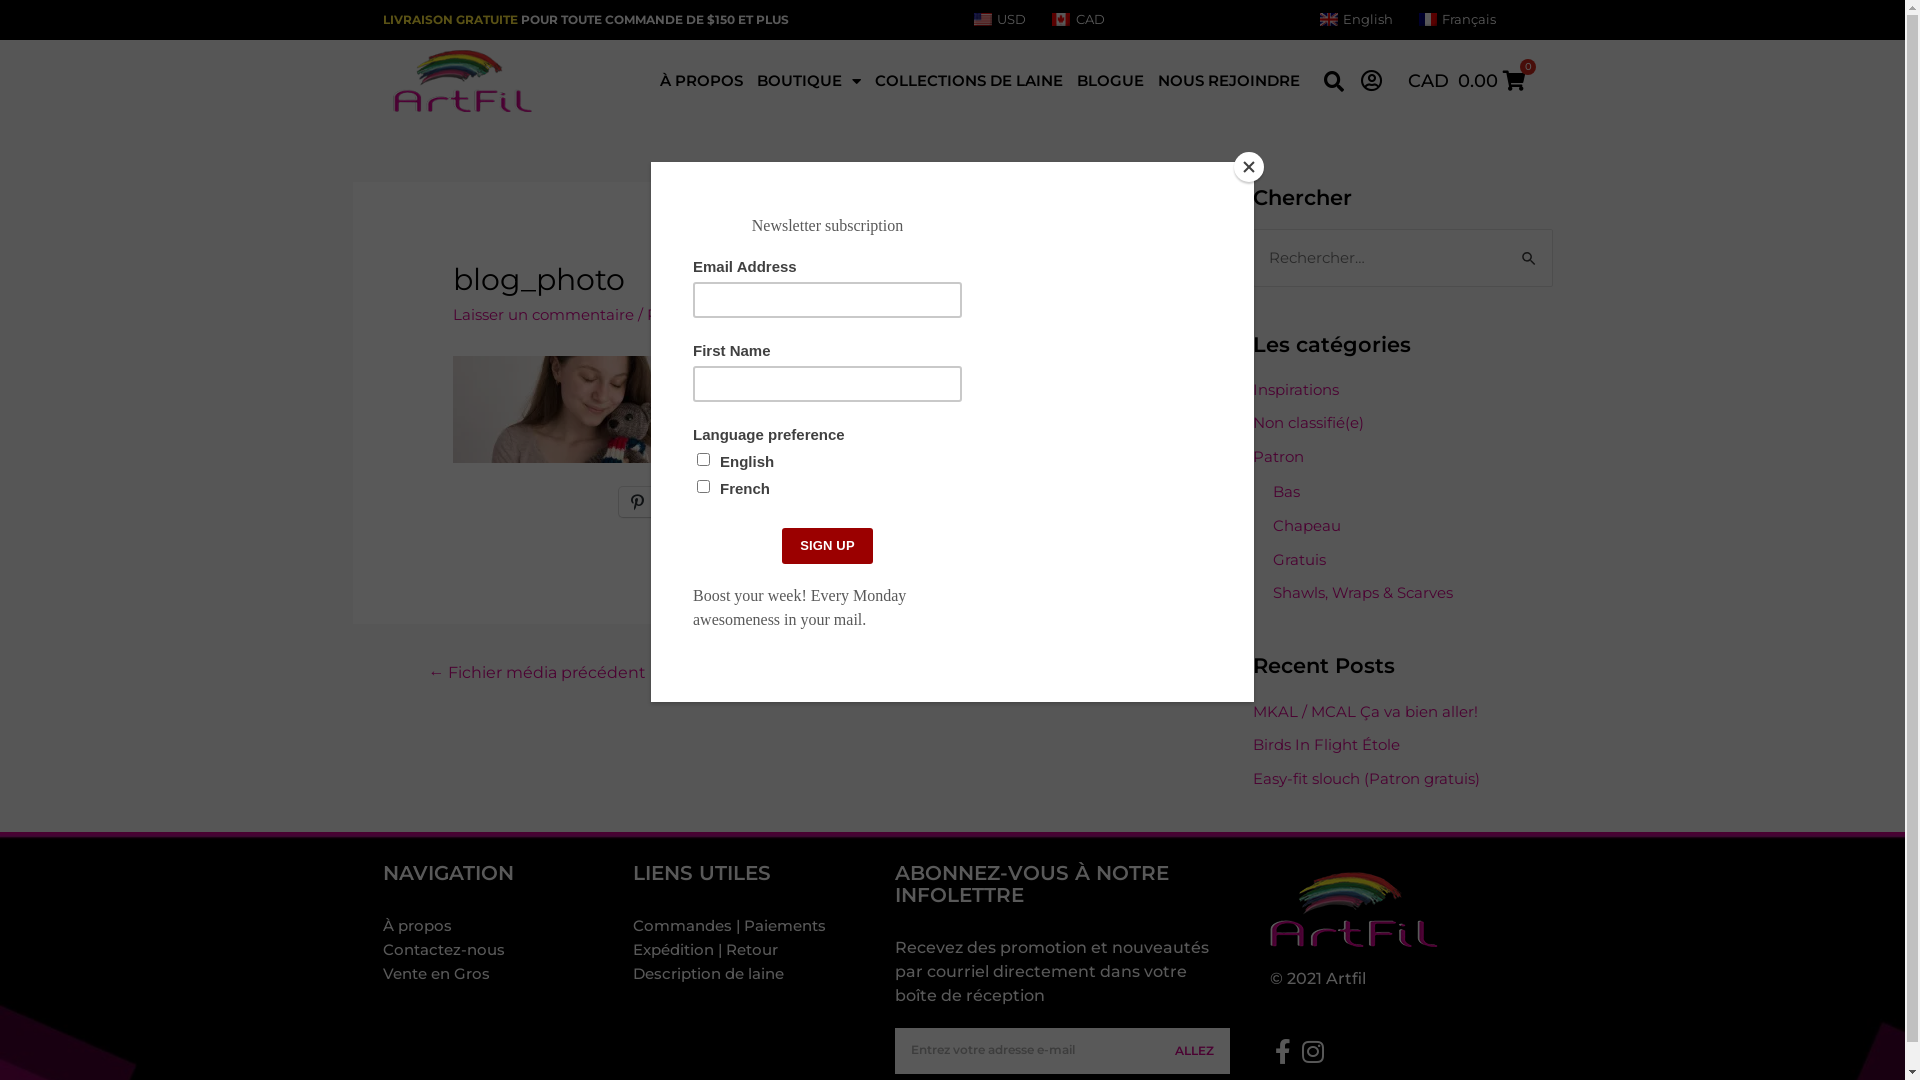 Image resolution: width=1920 pixels, height=1080 pixels. I want to click on 'Shawls, Wraps & Scarves', so click(1361, 591).